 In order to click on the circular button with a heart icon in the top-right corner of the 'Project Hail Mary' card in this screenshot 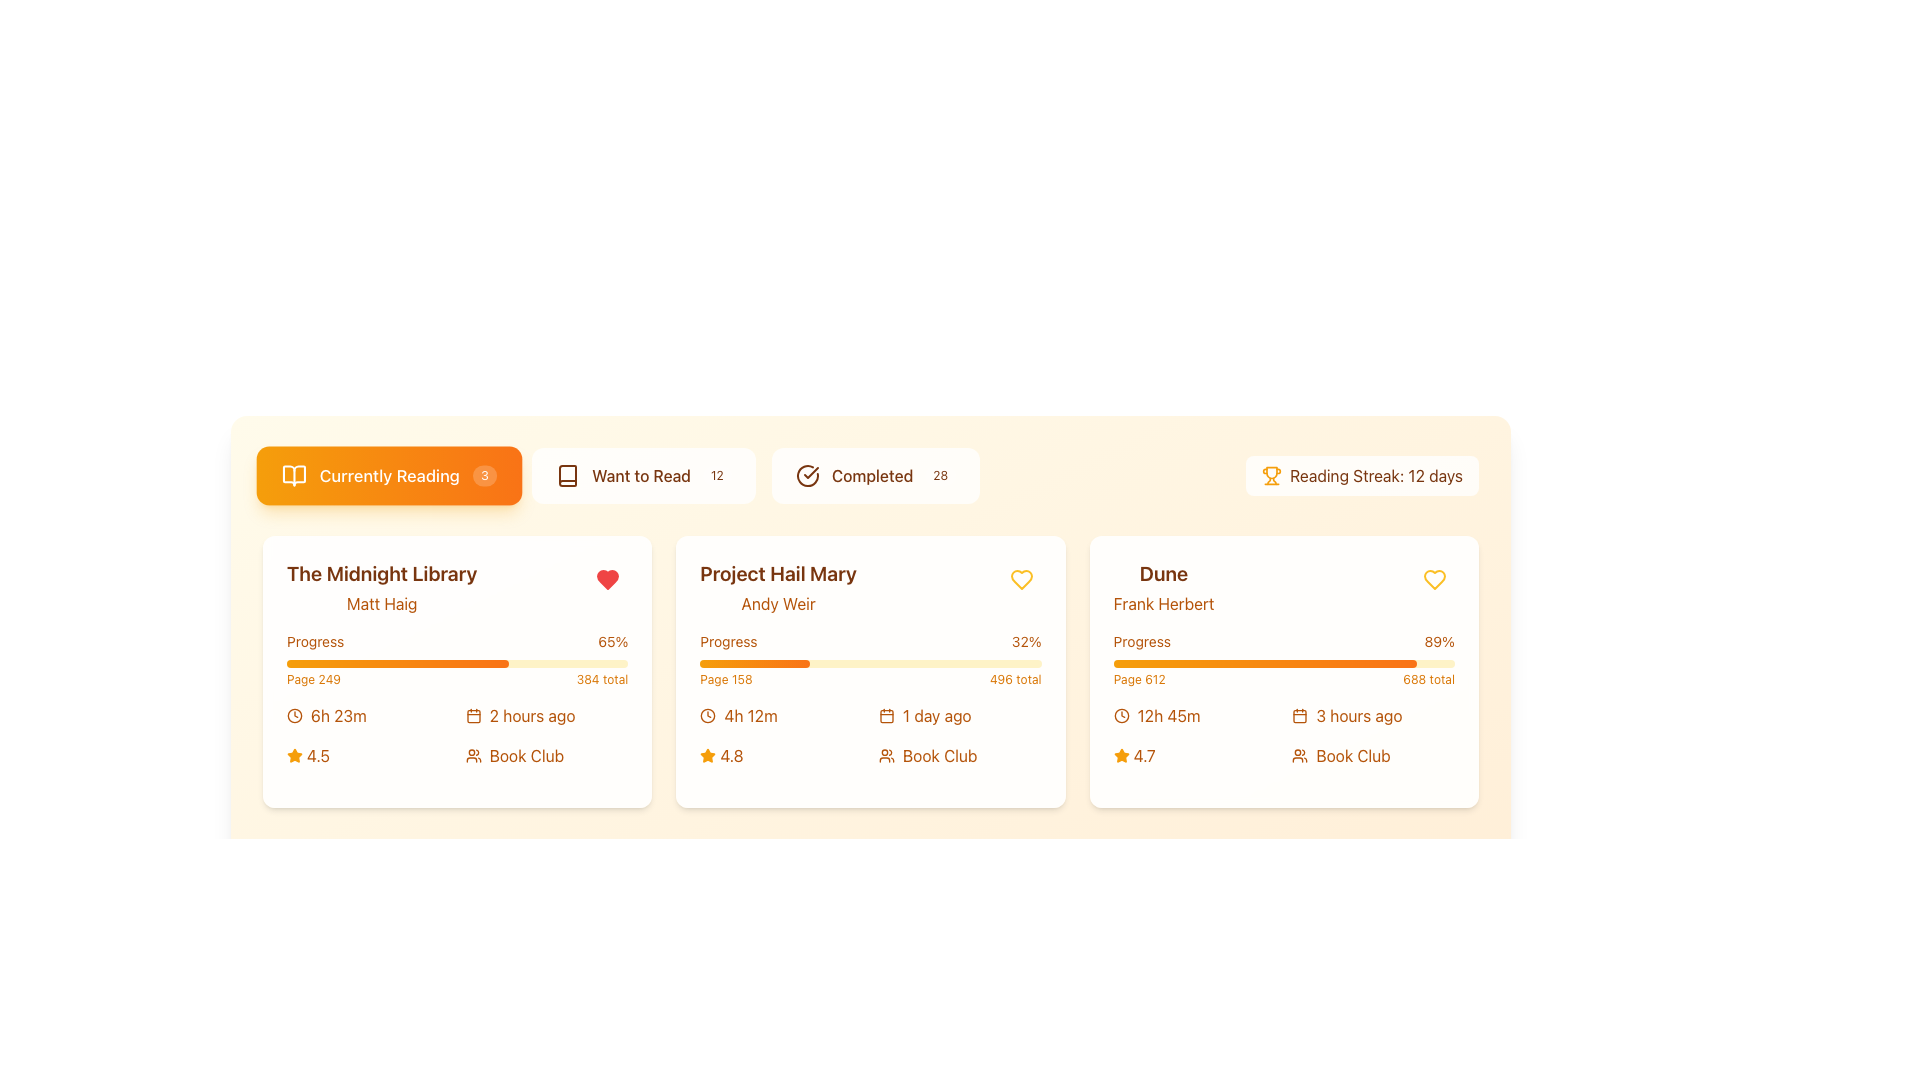, I will do `click(1021, 579)`.